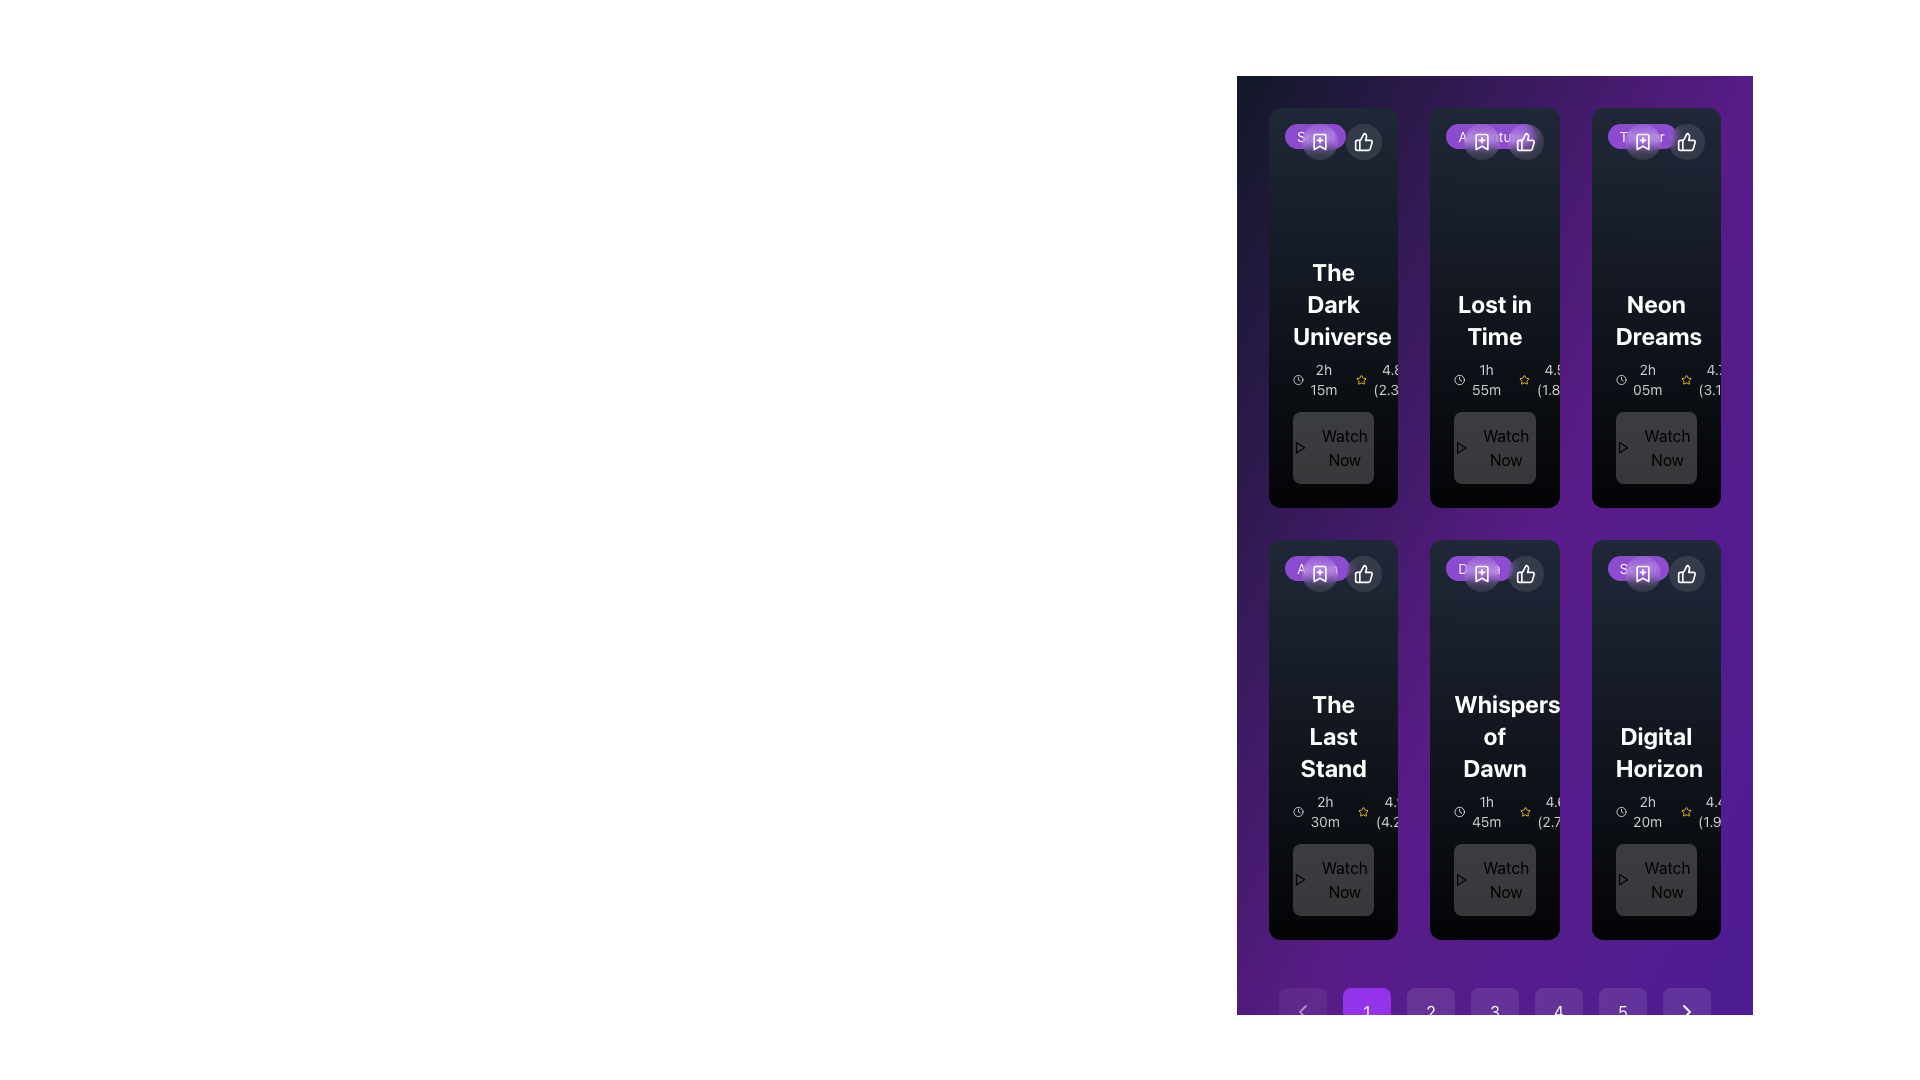 The width and height of the screenshot is (1920, 1080). Describe the element at coordinates (1478, 380) in the screenshot. I see `the text '1h 55m' with the clock icon, located in the 'Lost in Time' card, second column, beneath the card's title` at that location.